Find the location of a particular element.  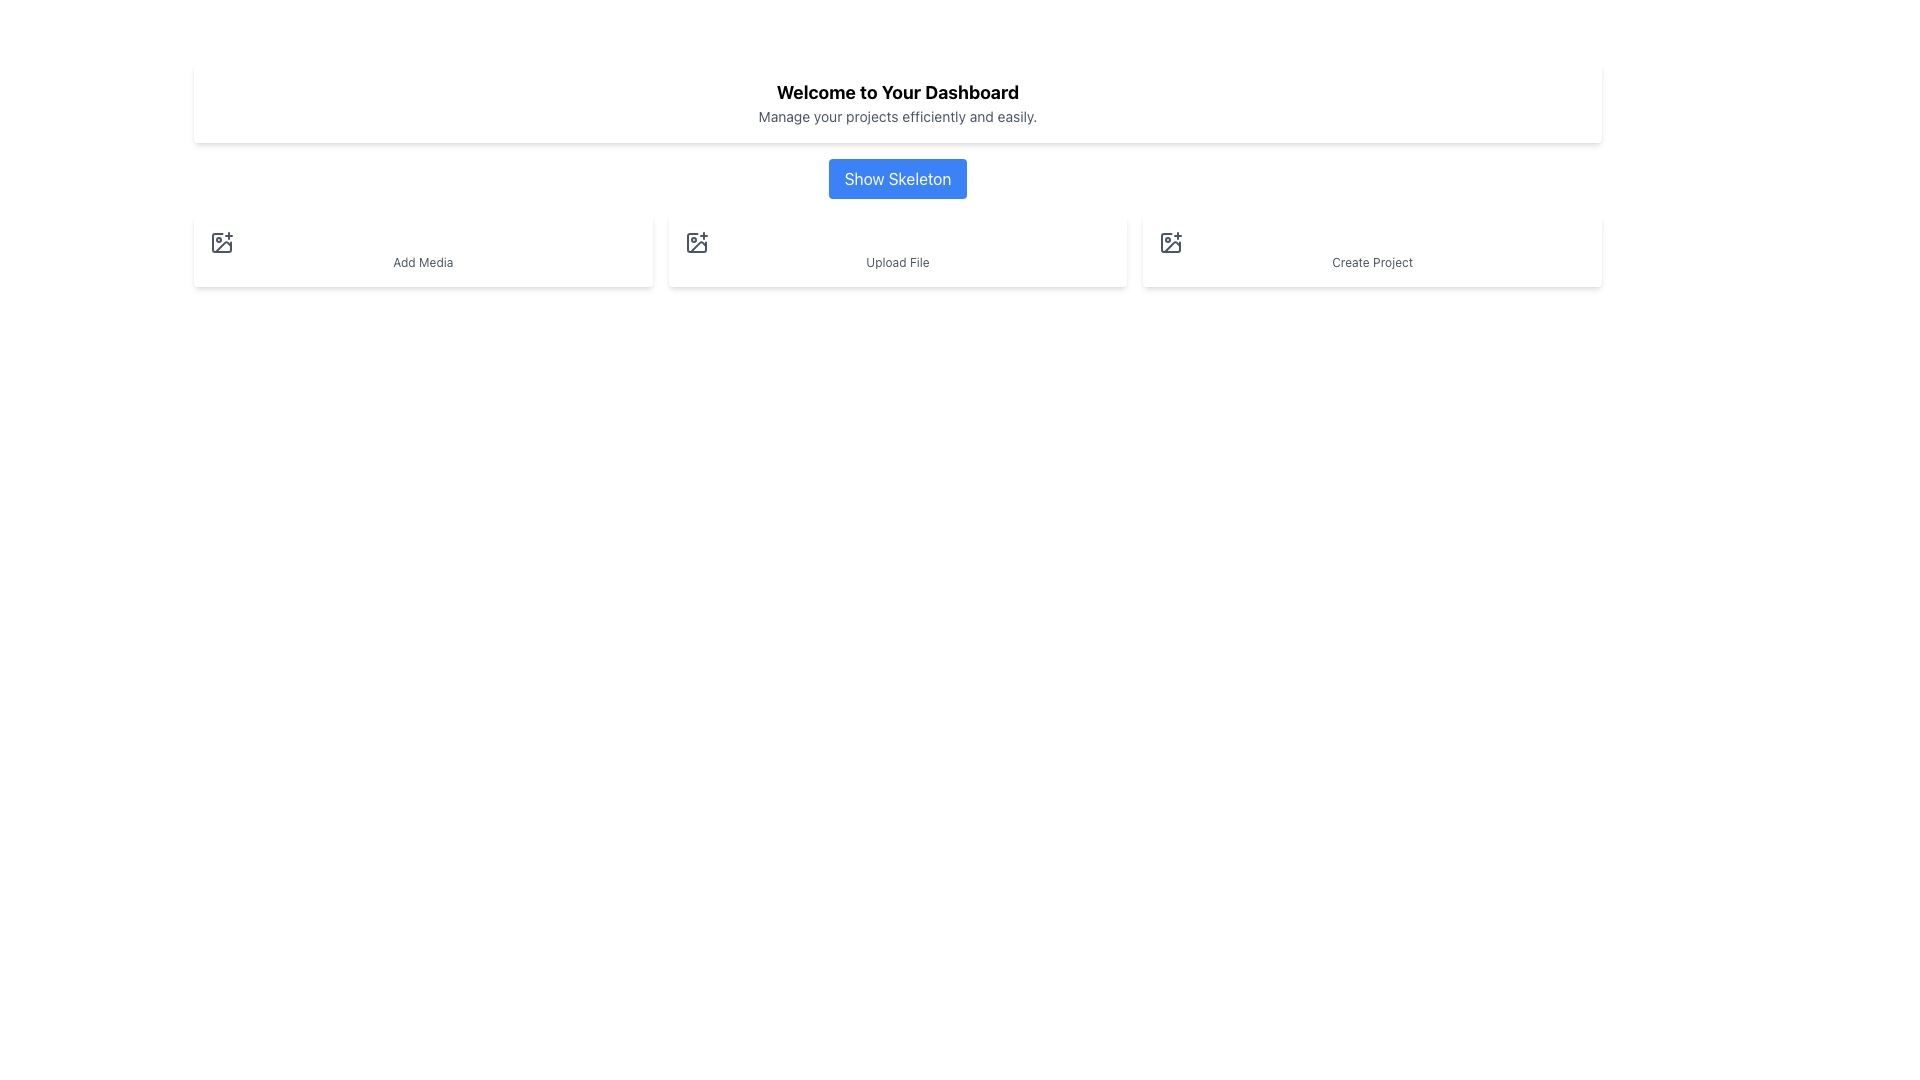

the 'Show Skeleton' button to initiate a visual state change is located at coordinates (896, 177).